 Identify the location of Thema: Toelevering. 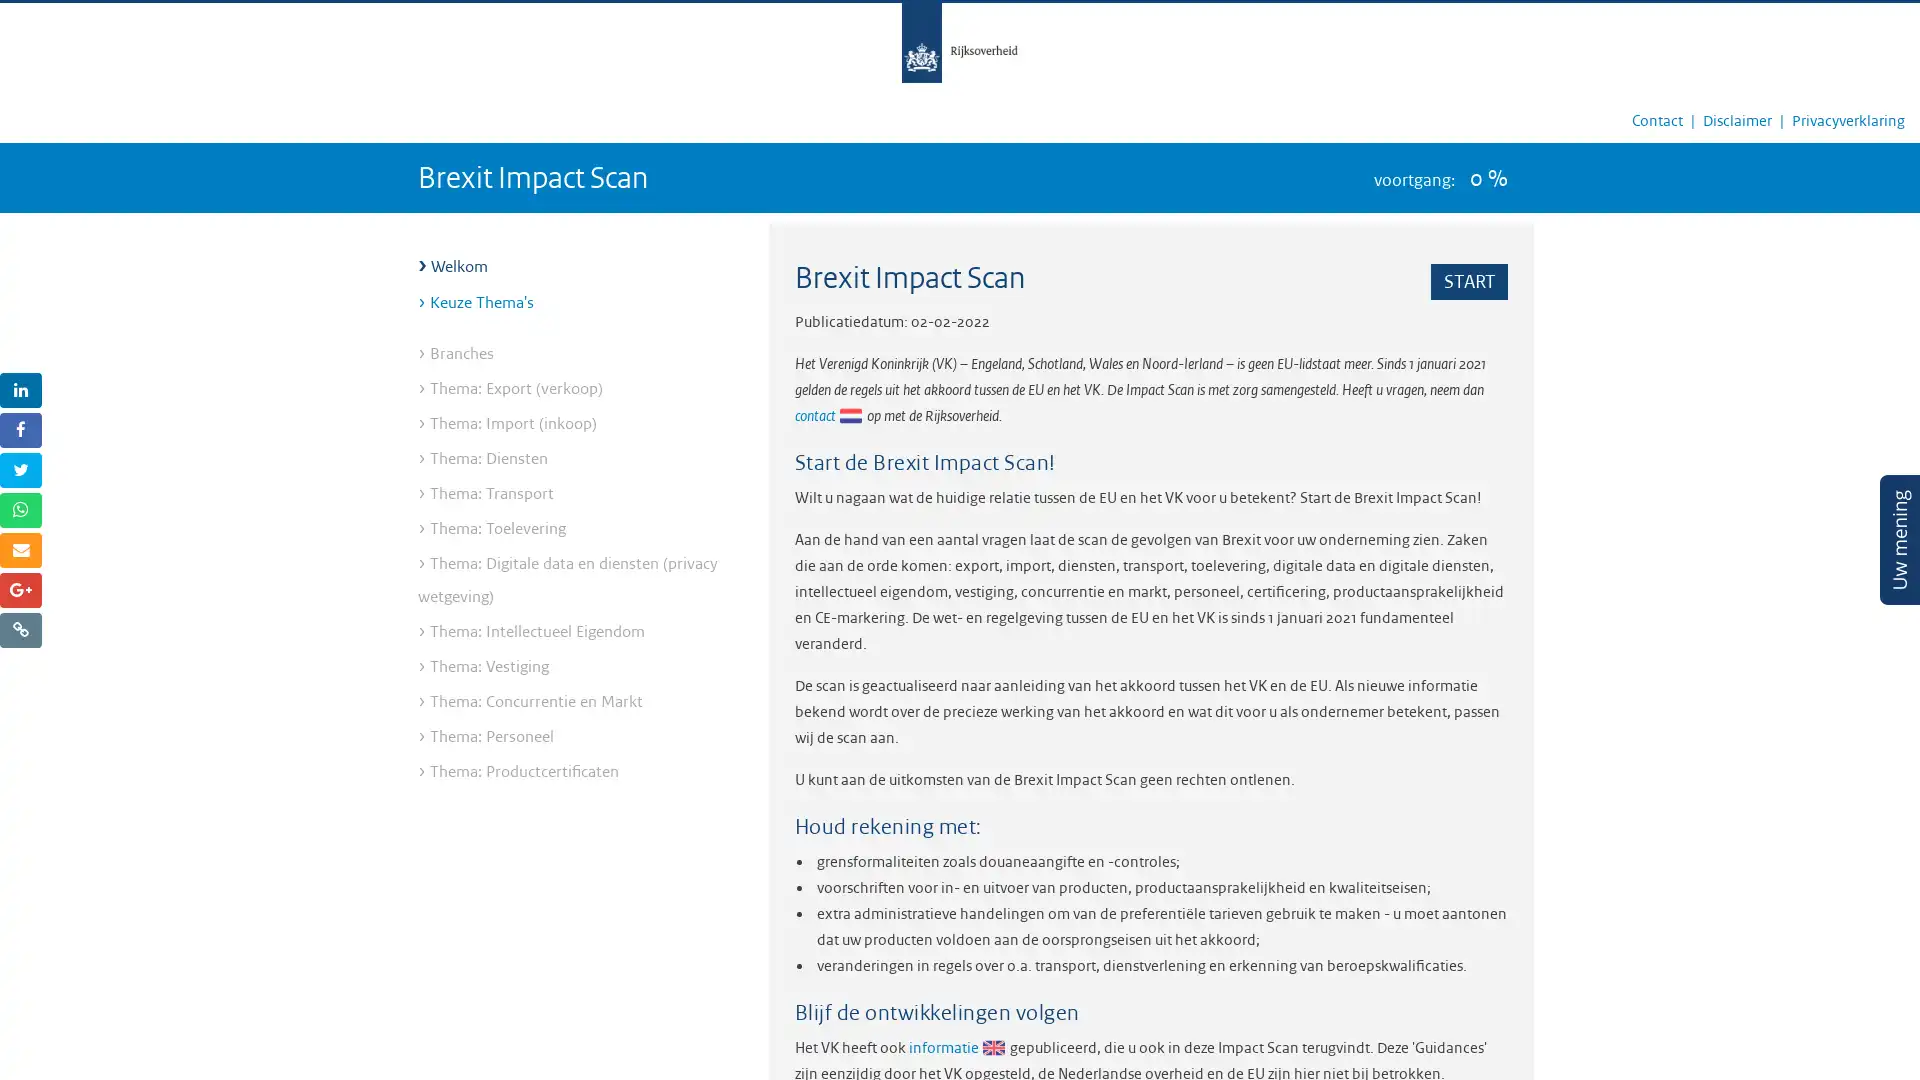
(575, 527).